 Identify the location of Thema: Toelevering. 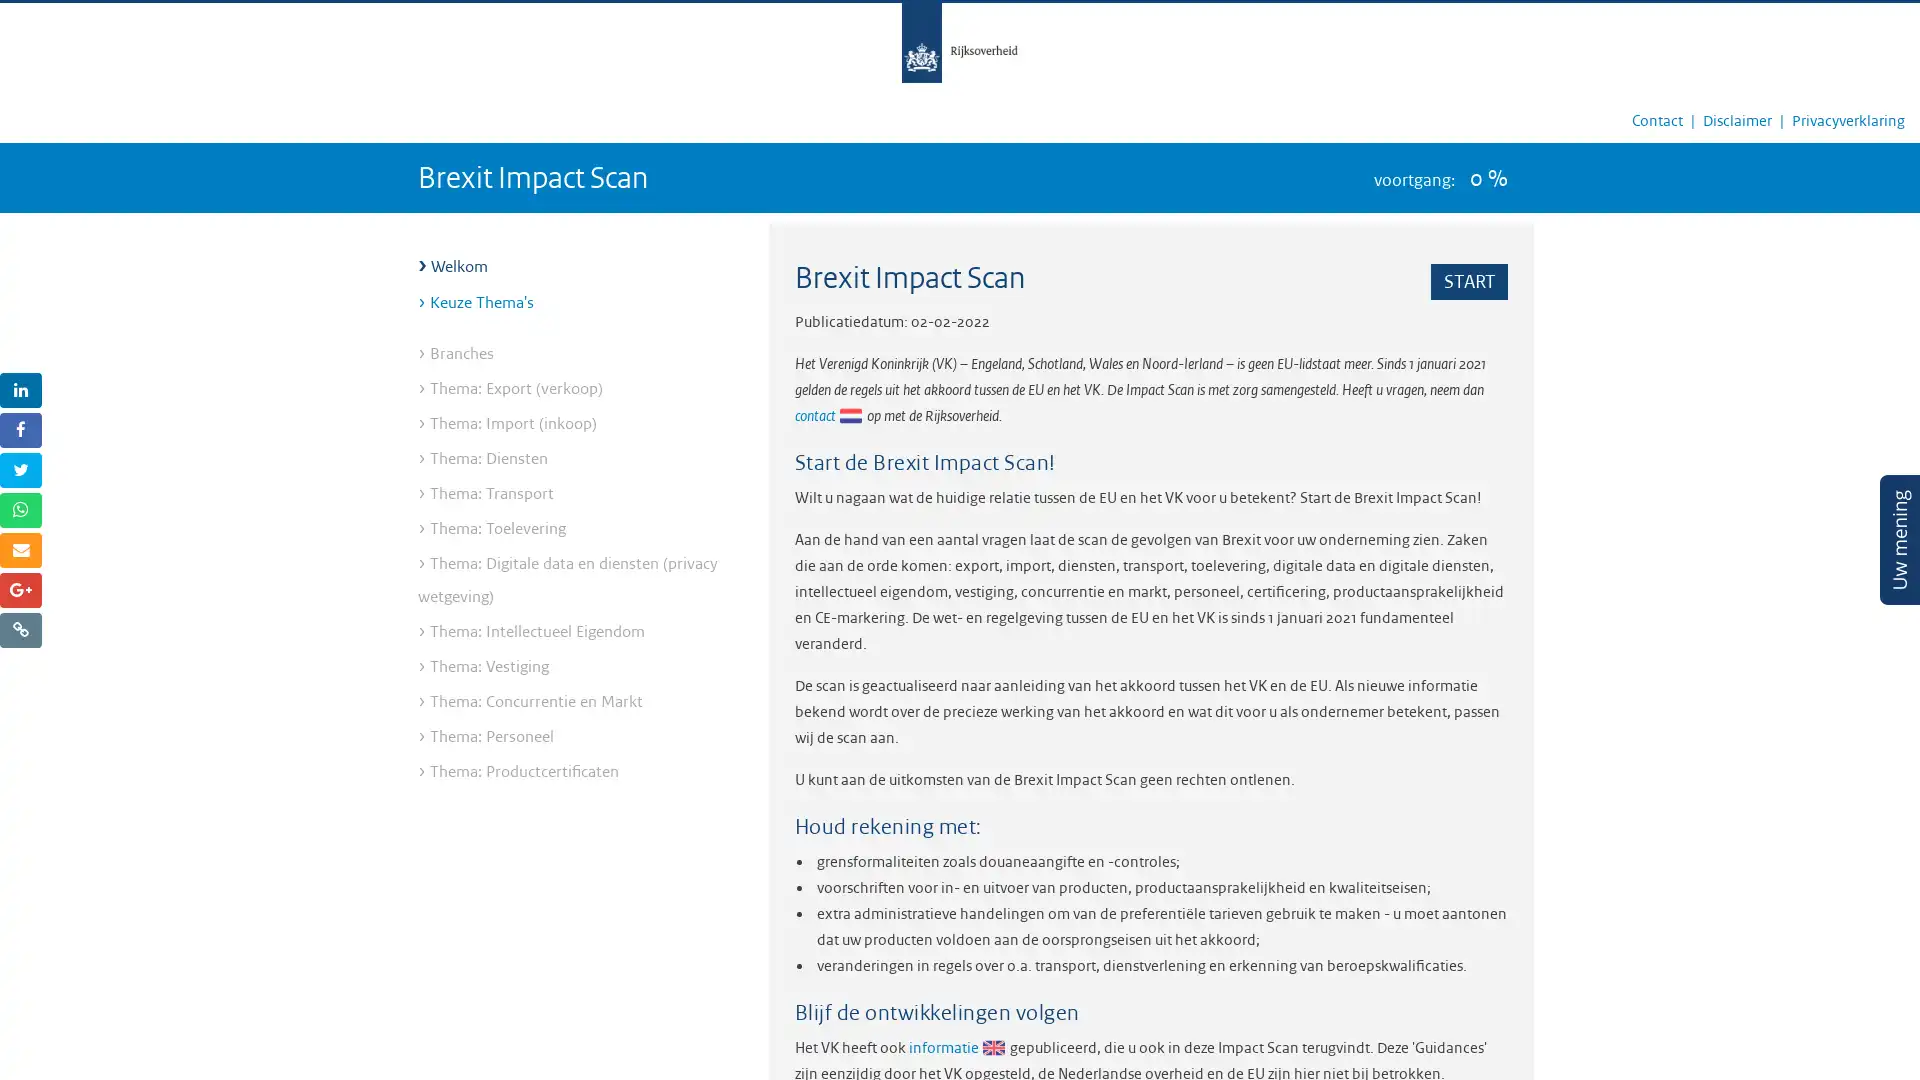
(575, 527).